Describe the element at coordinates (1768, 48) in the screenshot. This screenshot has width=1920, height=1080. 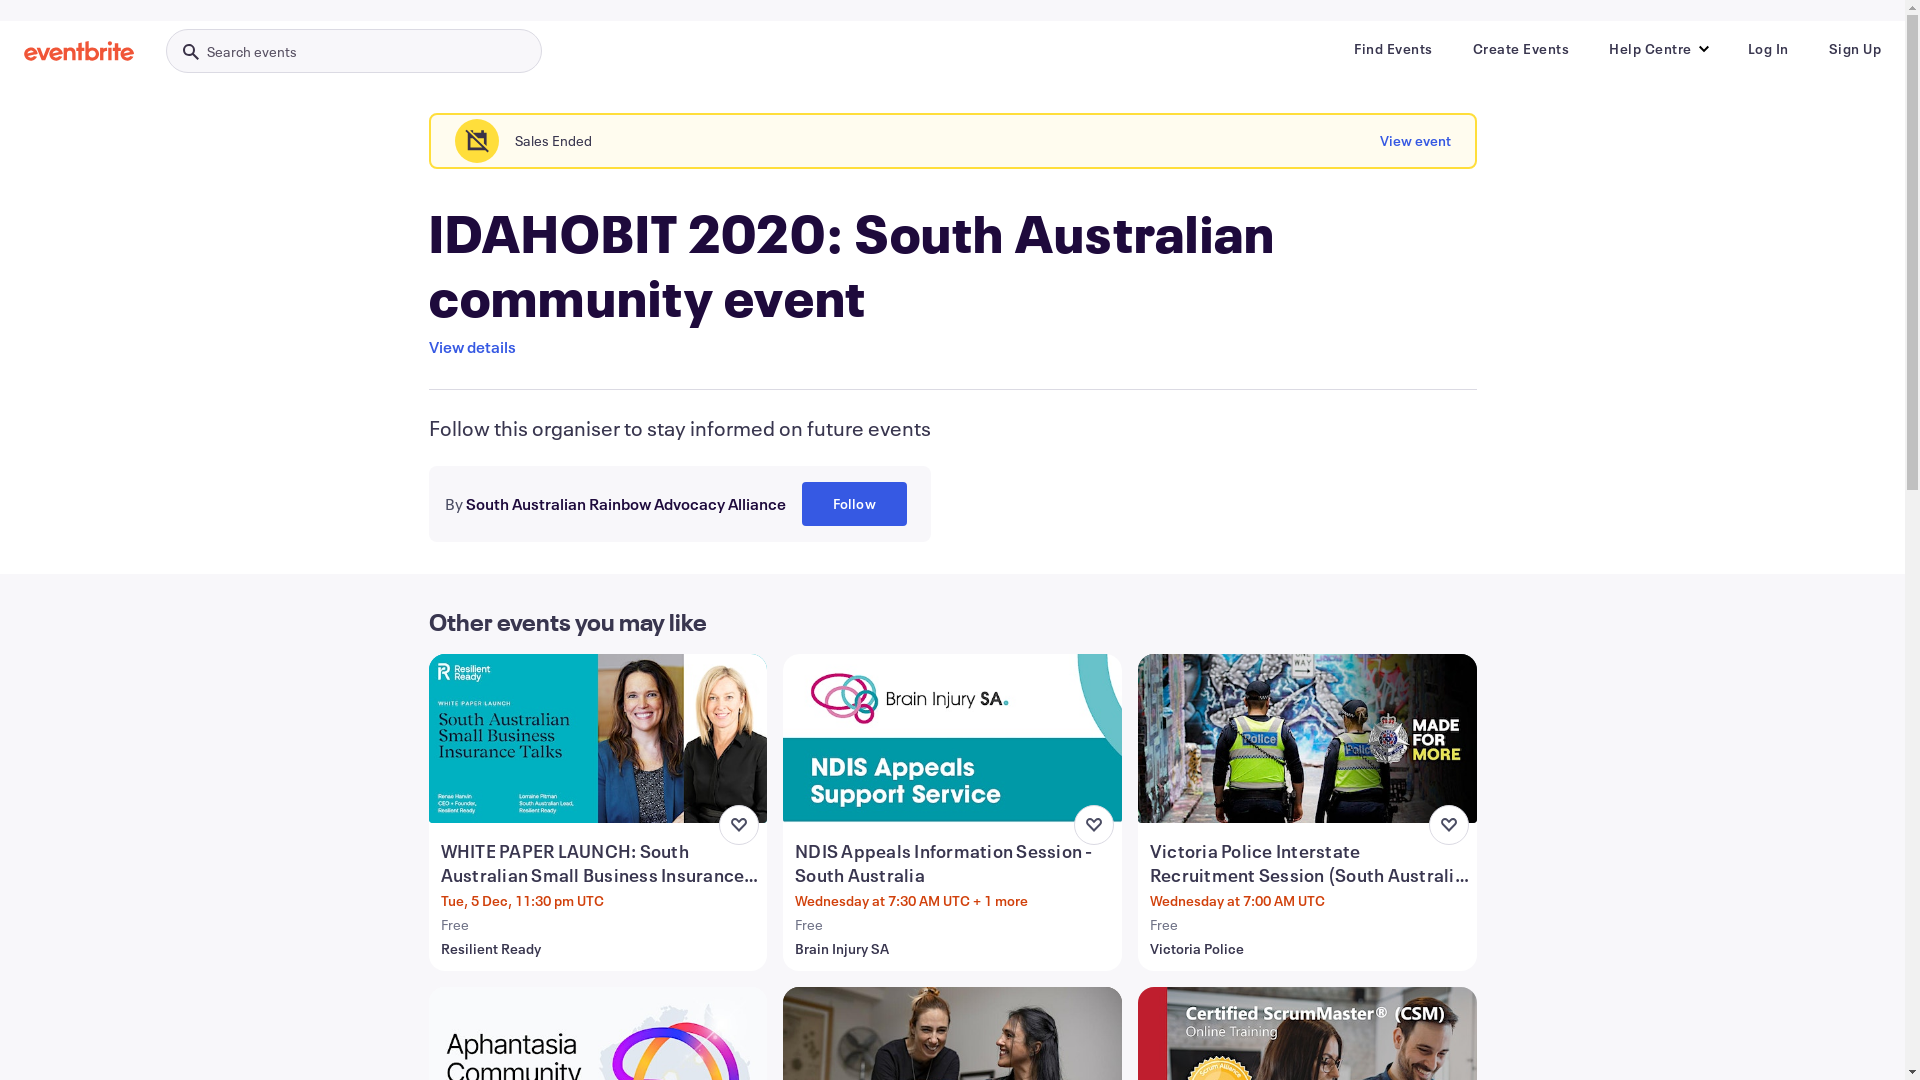
I see `'Log In'` at that location.